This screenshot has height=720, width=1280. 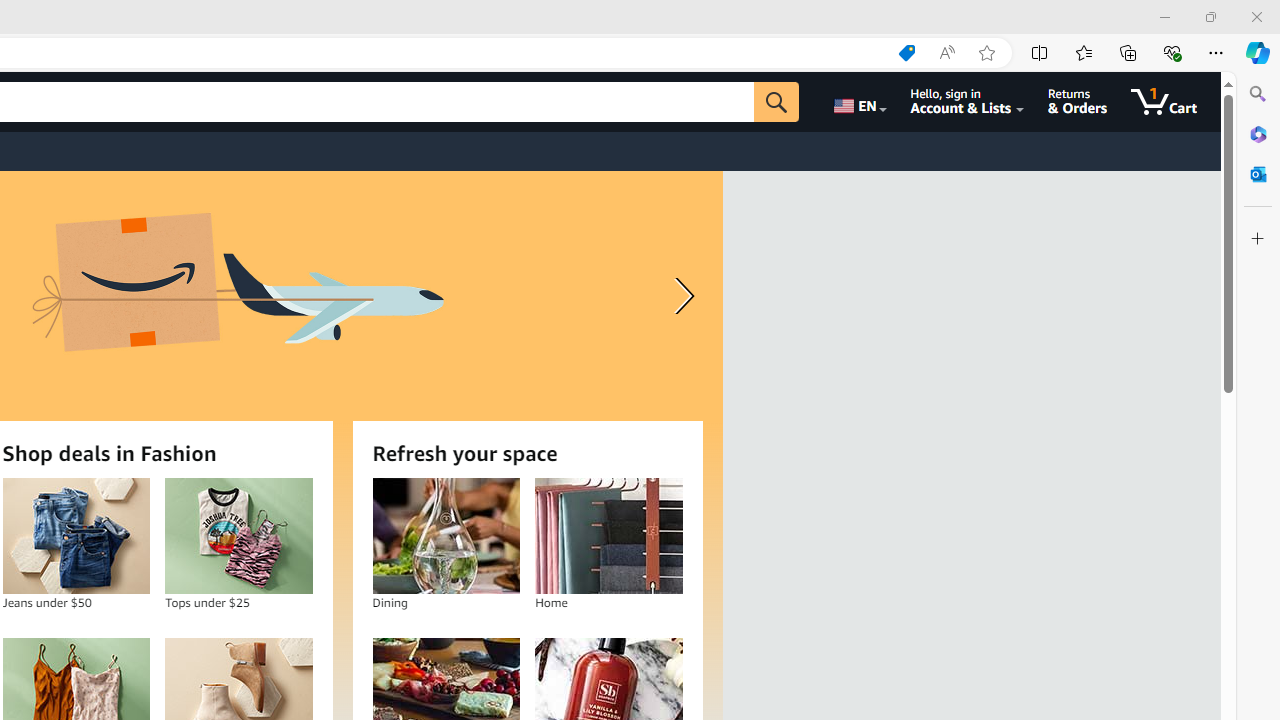 I want to click on 'Dining', so click(x=445, y=535).